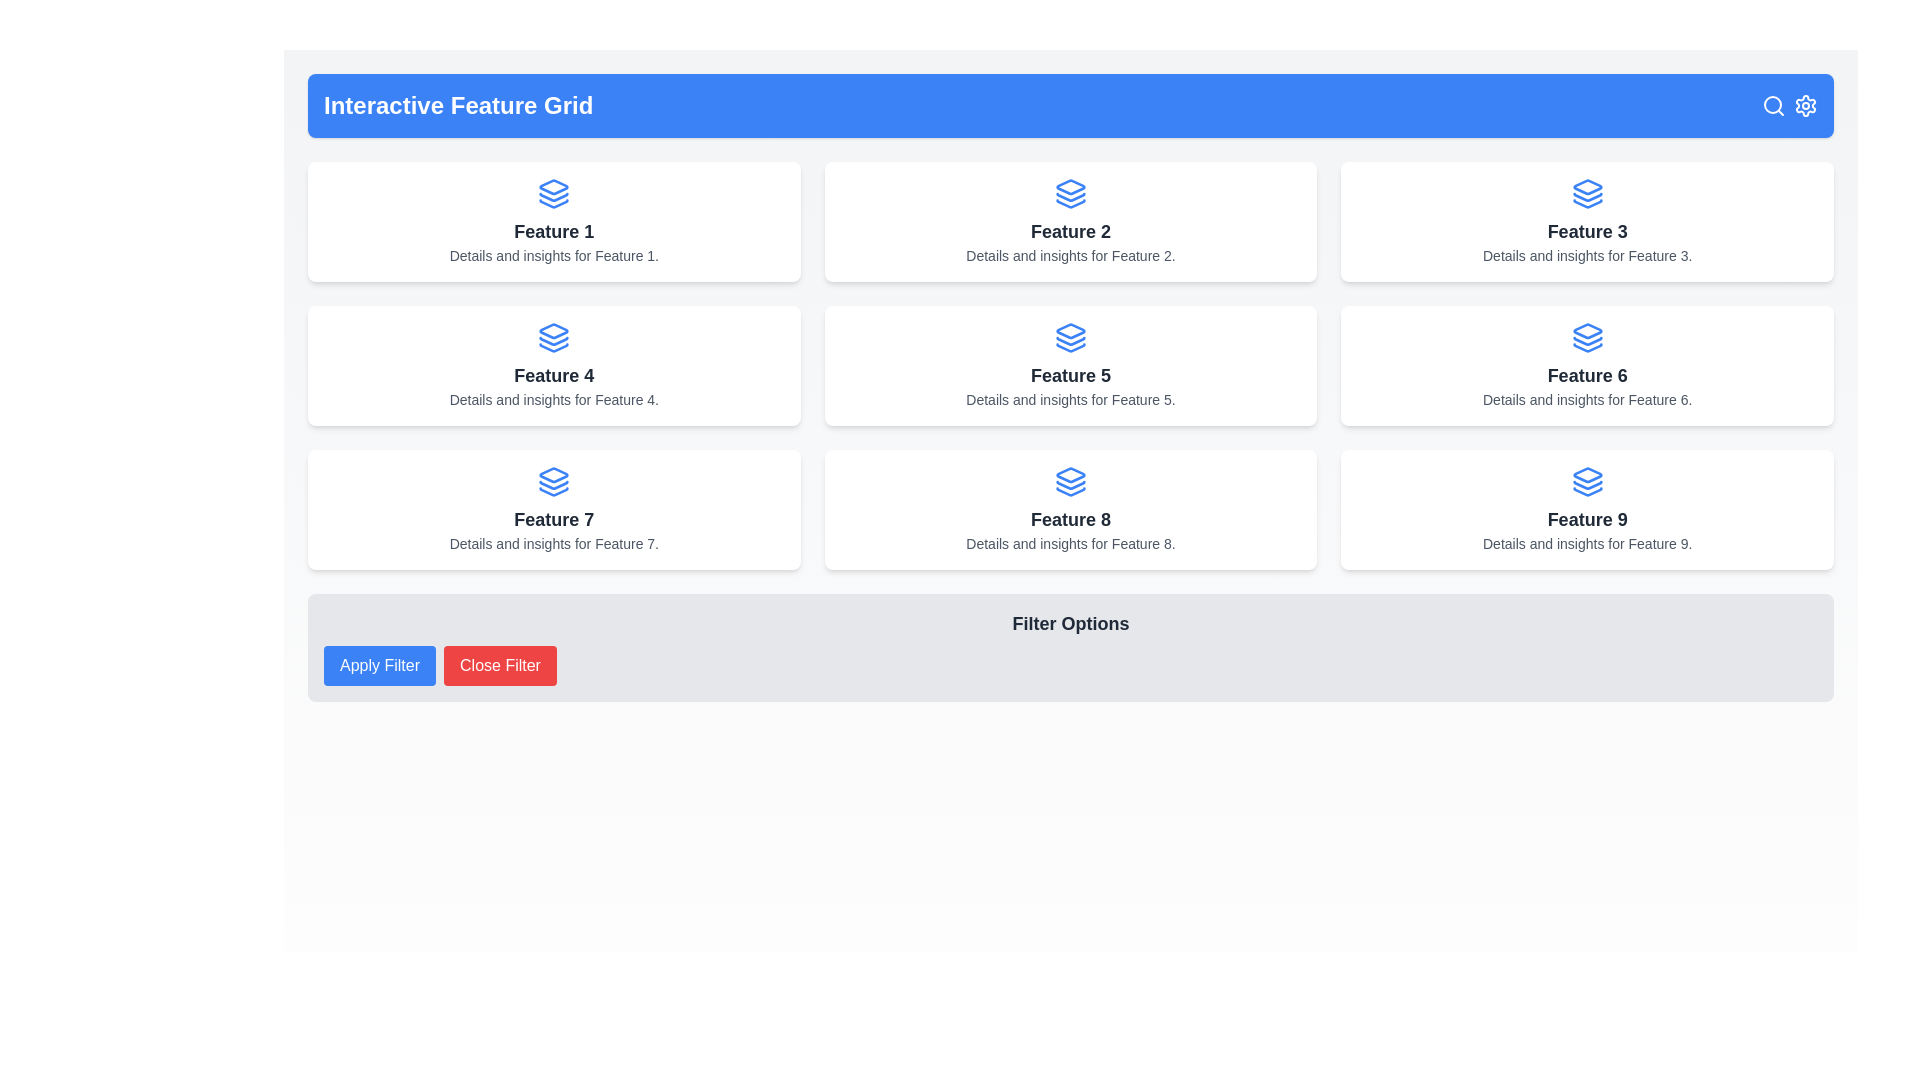 This screenshot has height=1080, width=1920. I want to click on the decorative icon layer of the 'Feature 1' card, which is positioned at the top-left corner of the grid layout, so click(554, 197).